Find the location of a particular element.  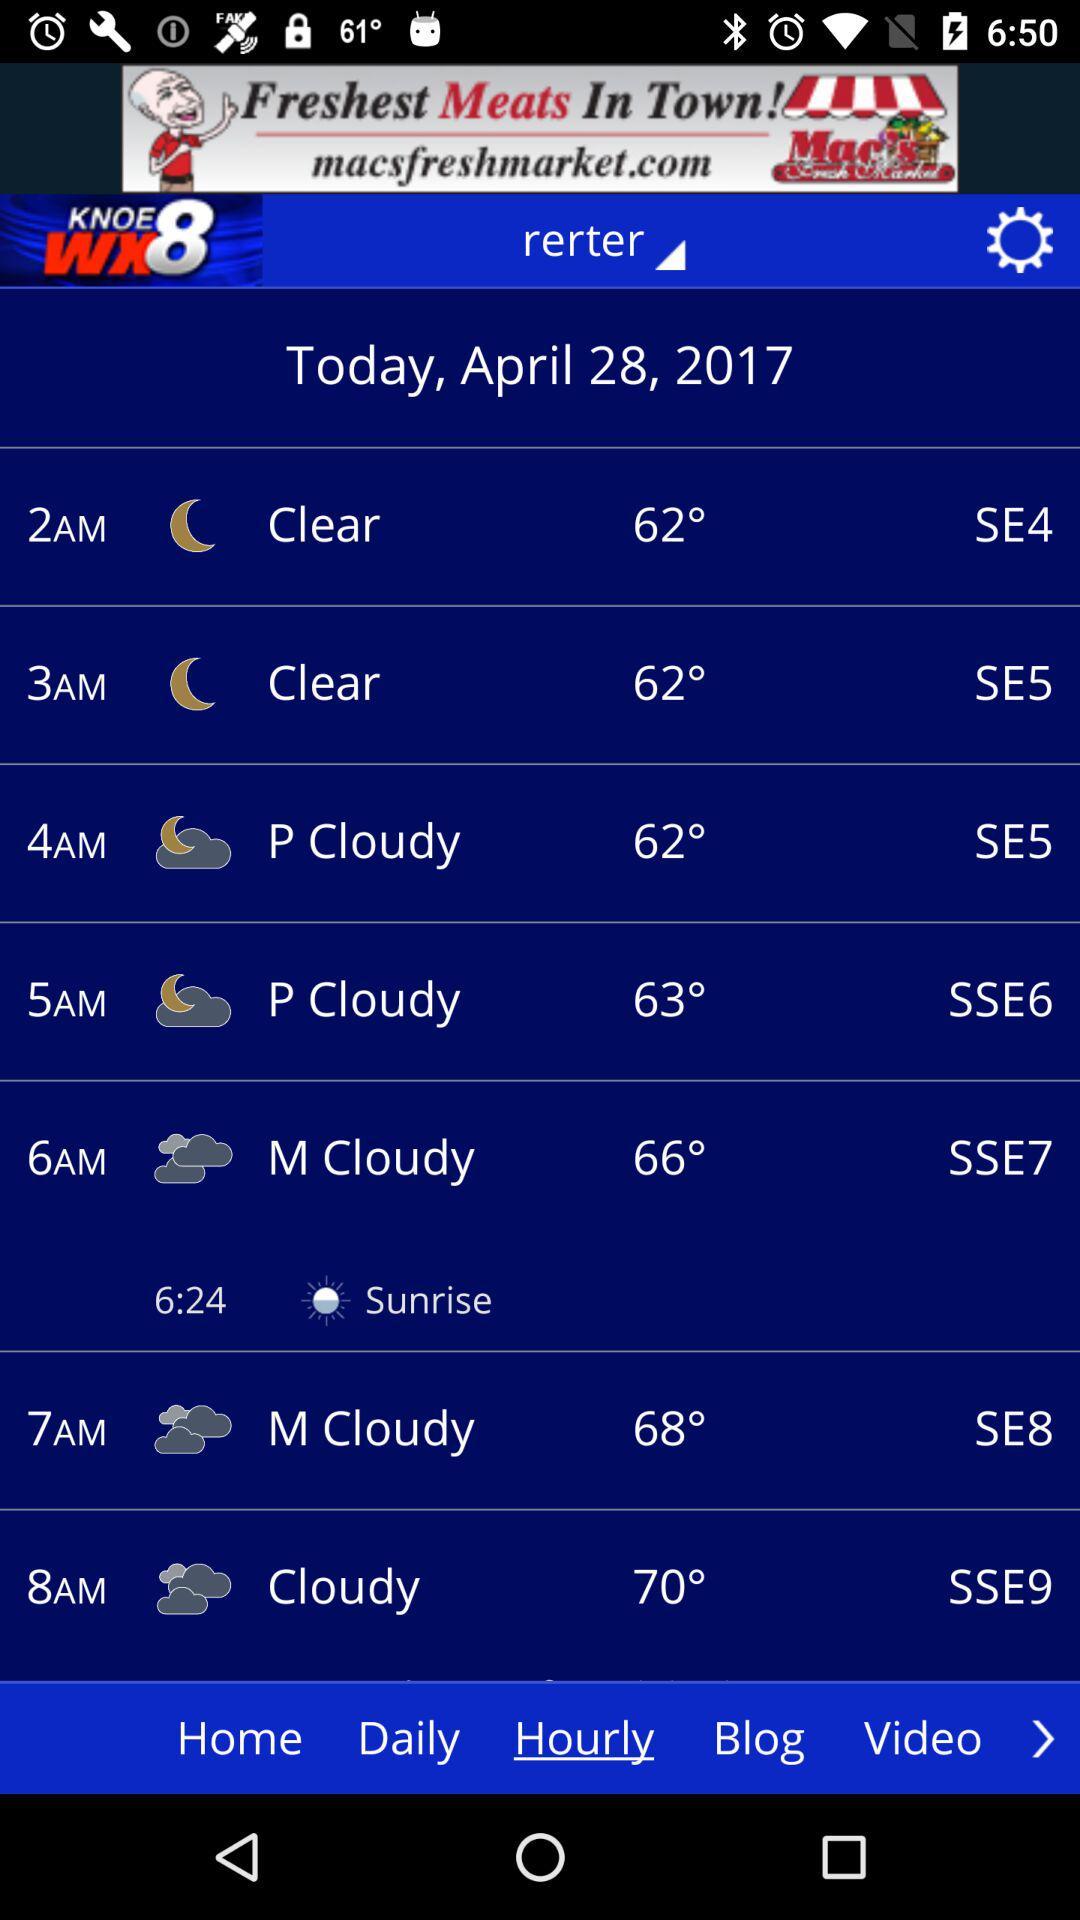

item next to rerter item is located at coordinates (131, 240).